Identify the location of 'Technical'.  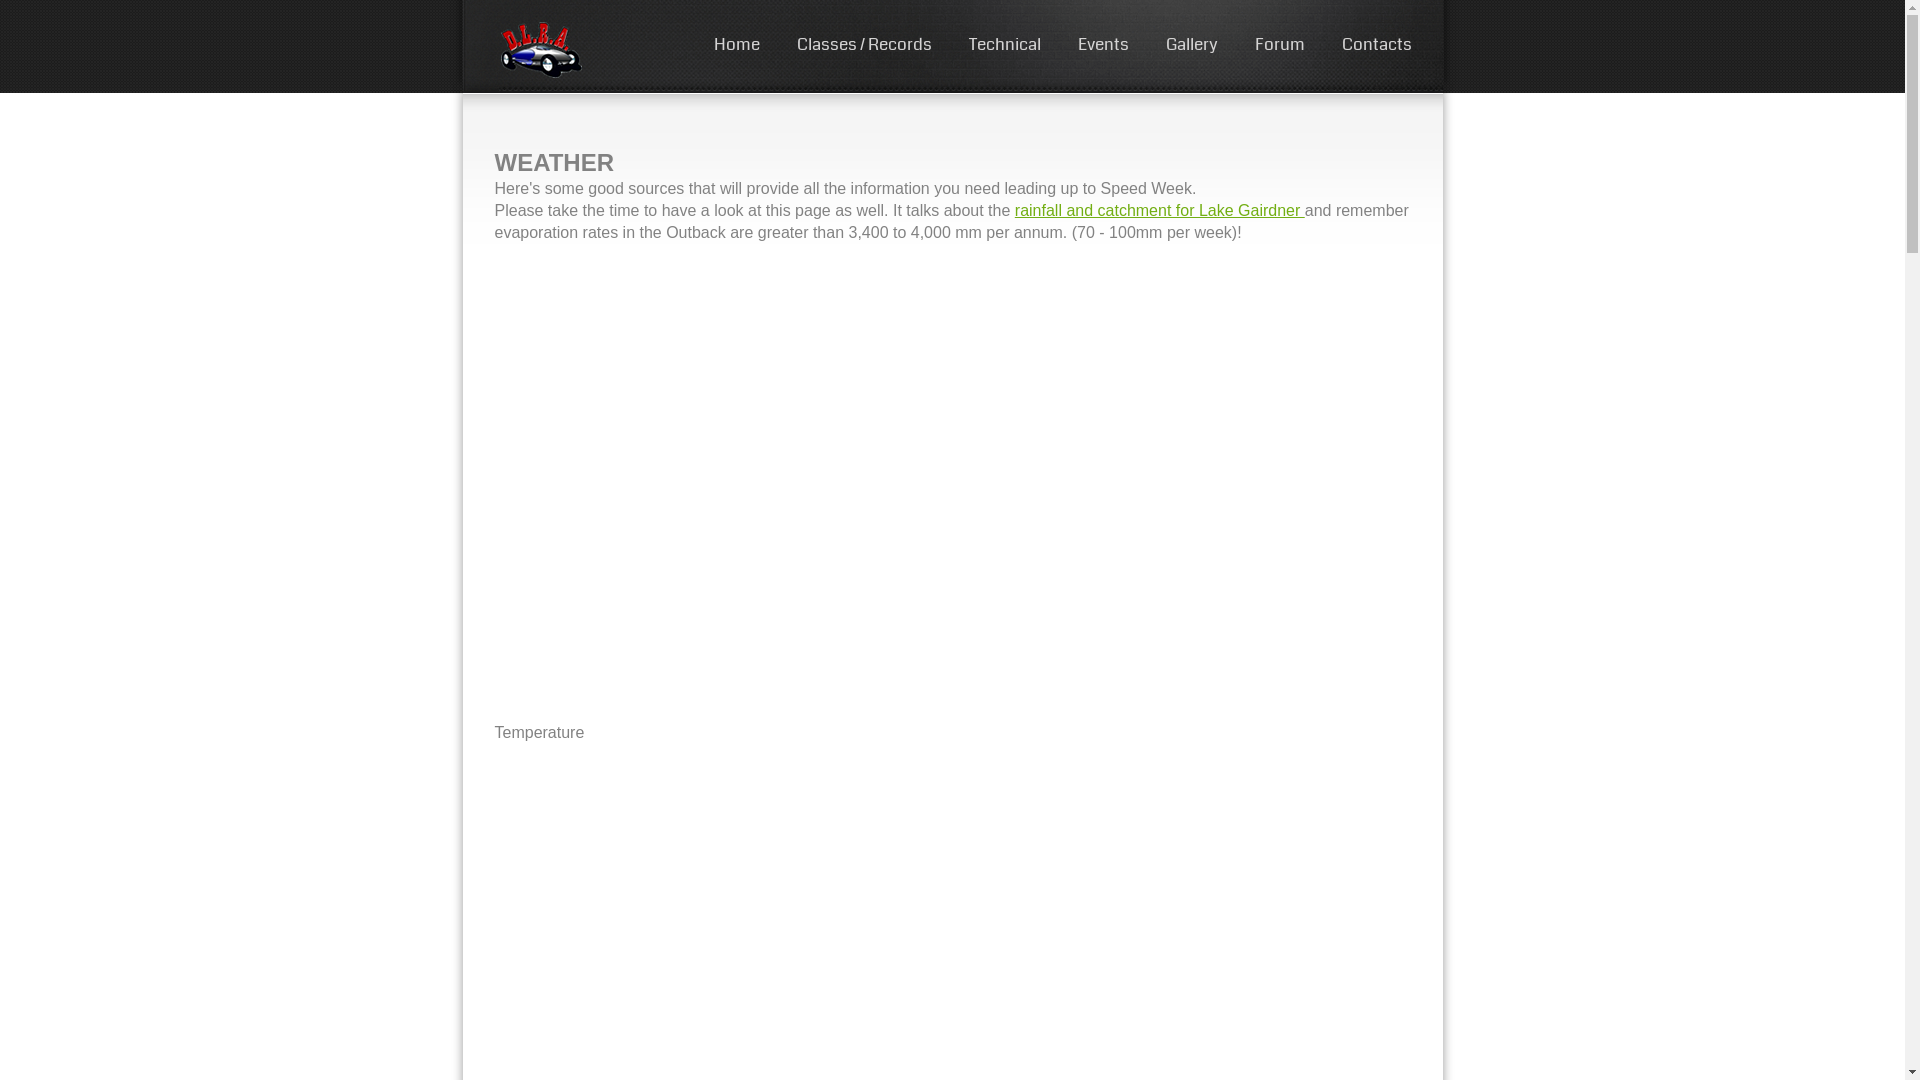
(1003, 44).